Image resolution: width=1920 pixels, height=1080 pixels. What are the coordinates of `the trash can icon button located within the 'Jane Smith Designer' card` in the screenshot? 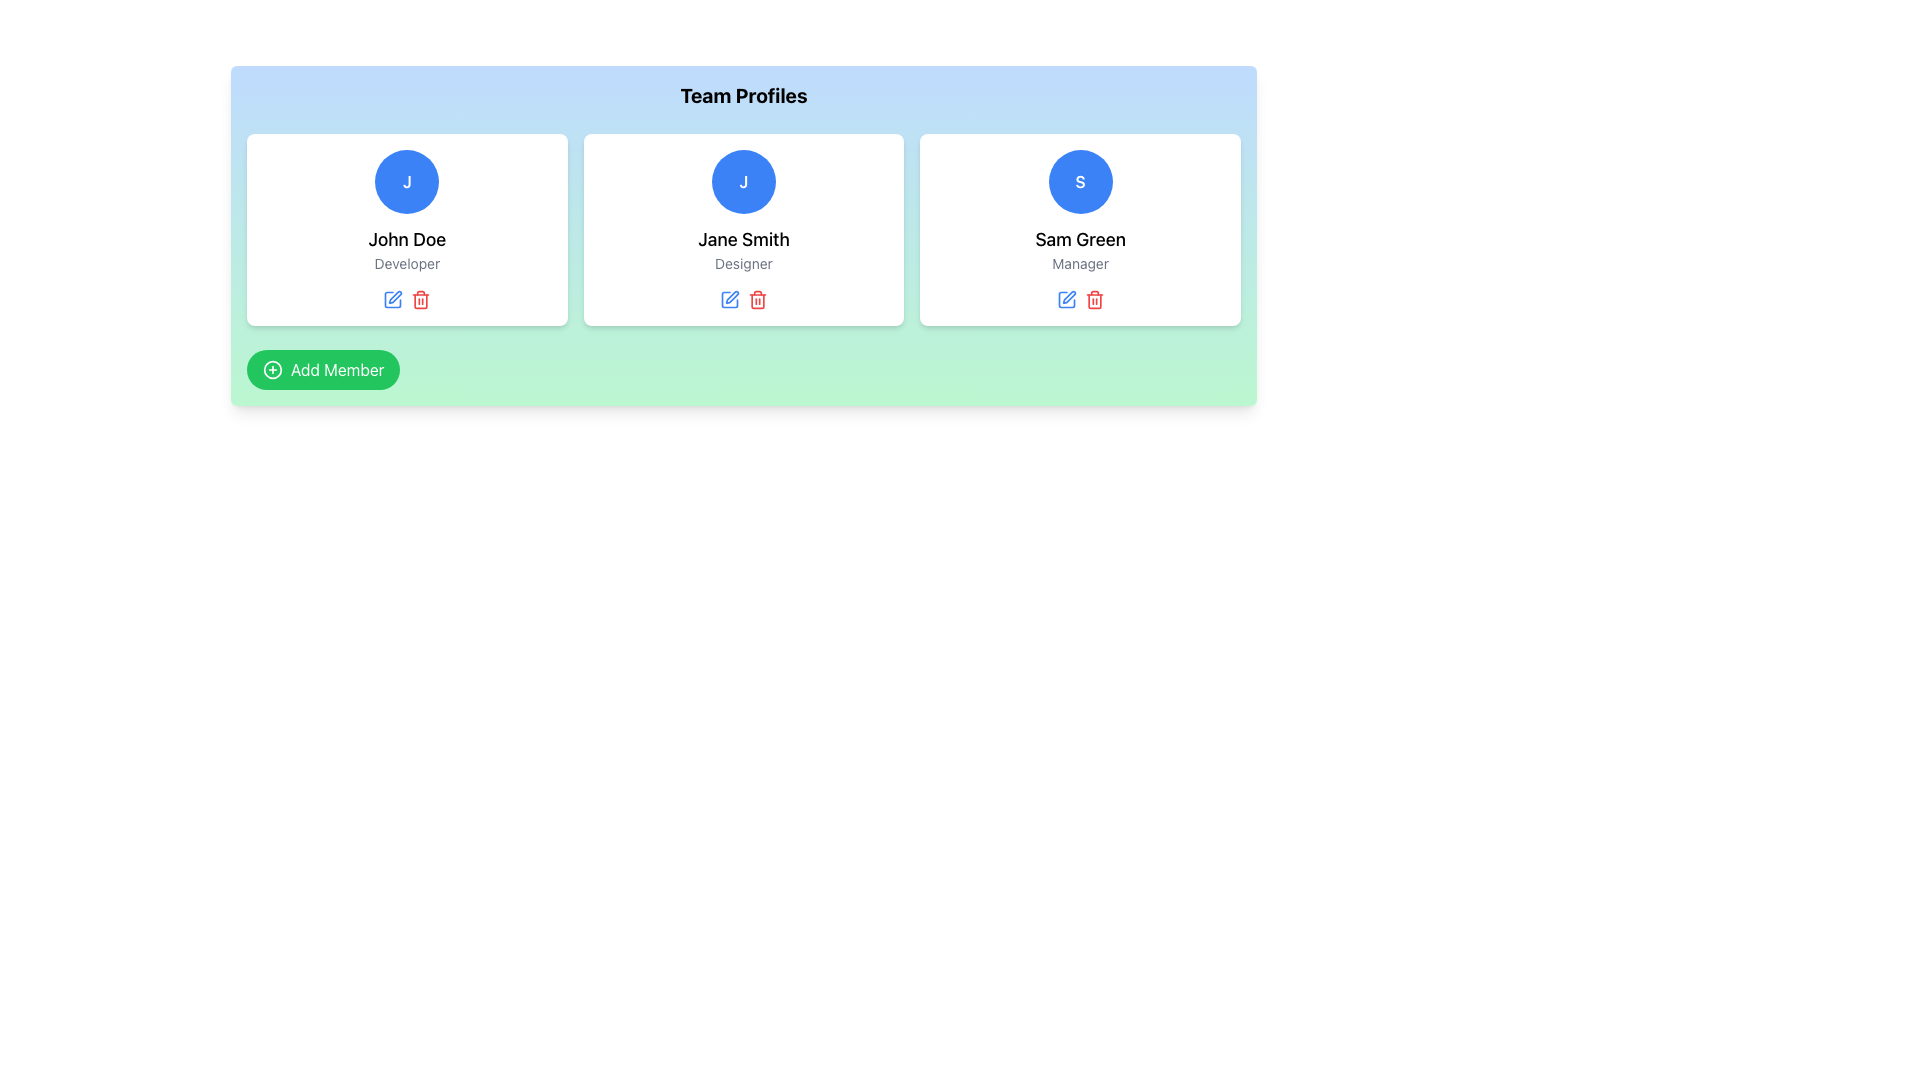 It's located at (757, 301).